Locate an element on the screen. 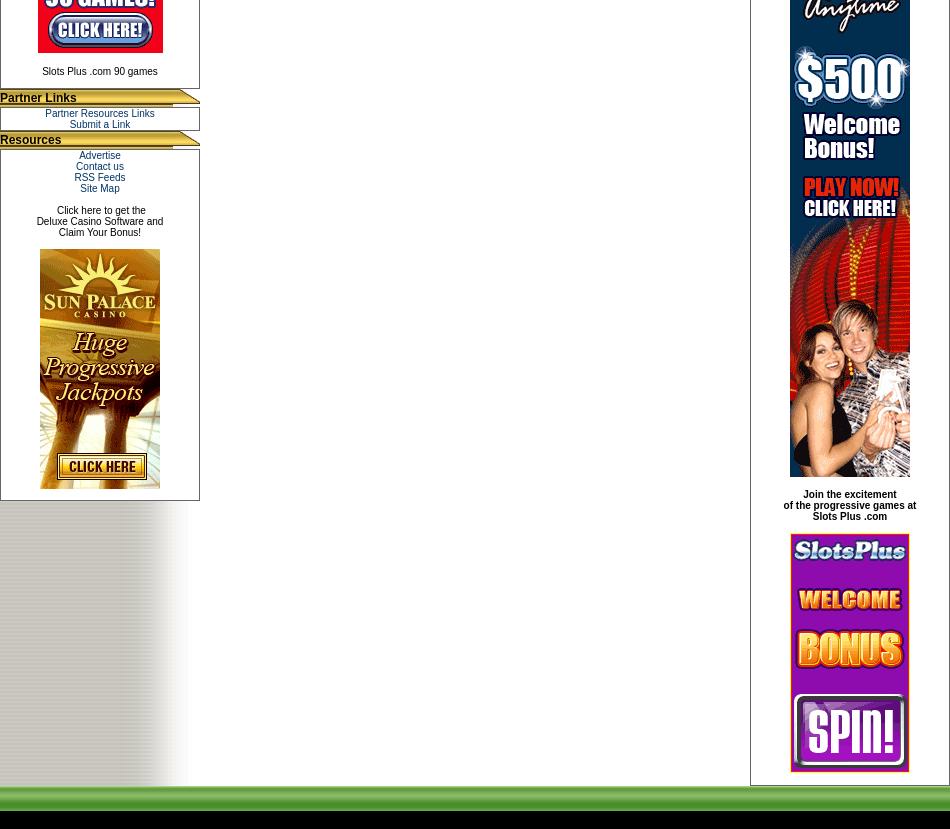 Image resolution: width=950 pixels, height=829 pixels. 'Resources' is located at coordinates (30, 139).